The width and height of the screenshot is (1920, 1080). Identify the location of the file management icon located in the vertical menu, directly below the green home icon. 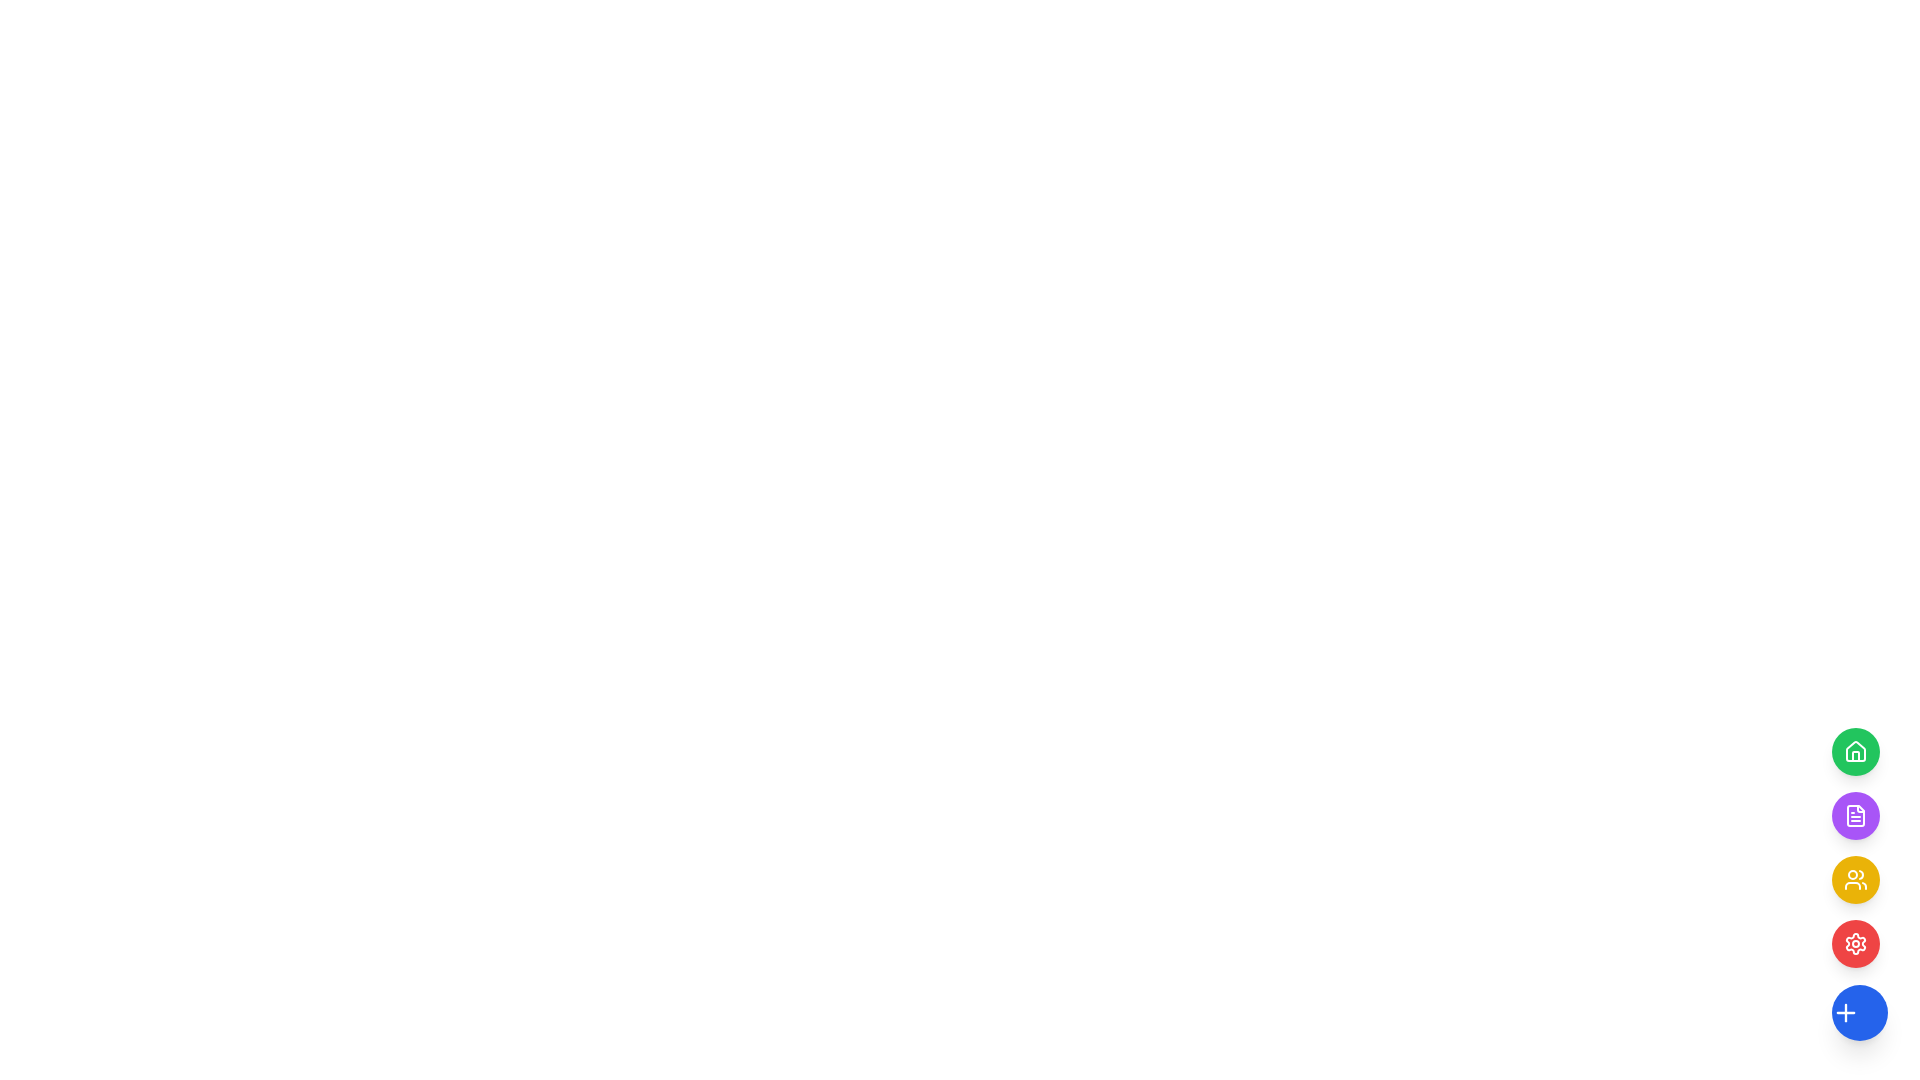
(1855, 816).